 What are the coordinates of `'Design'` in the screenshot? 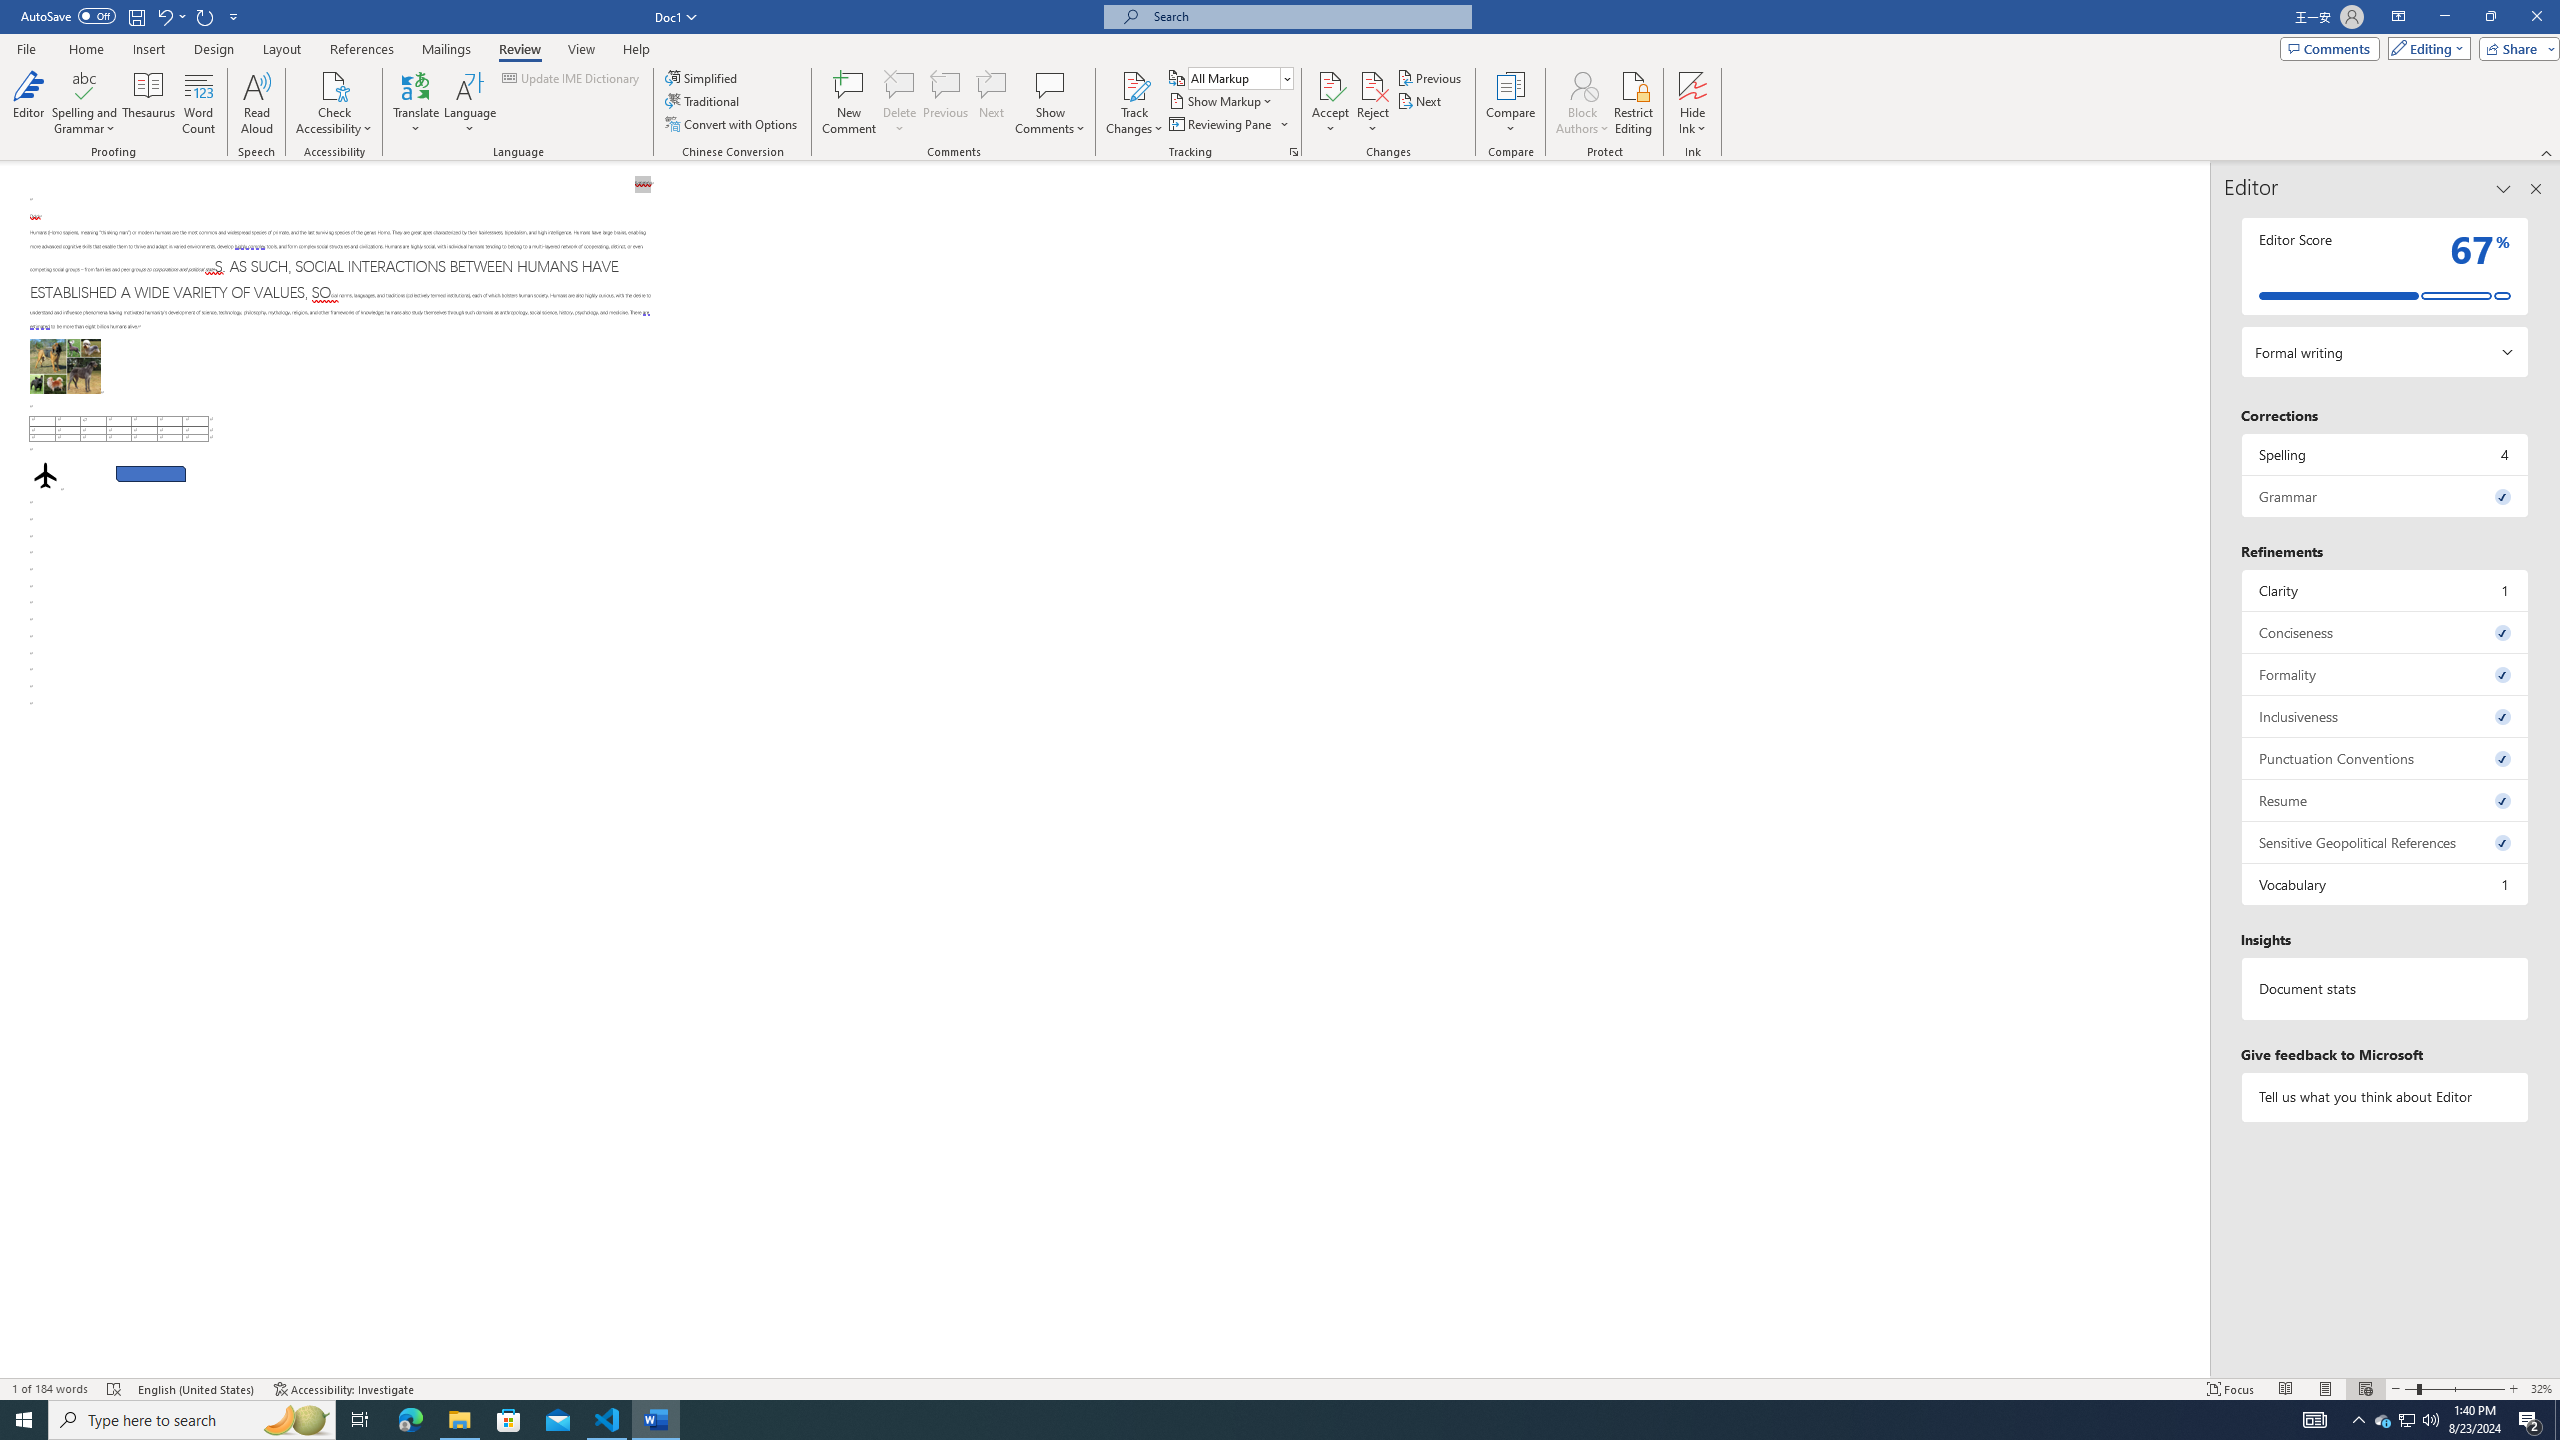 It's located at (215, 49).